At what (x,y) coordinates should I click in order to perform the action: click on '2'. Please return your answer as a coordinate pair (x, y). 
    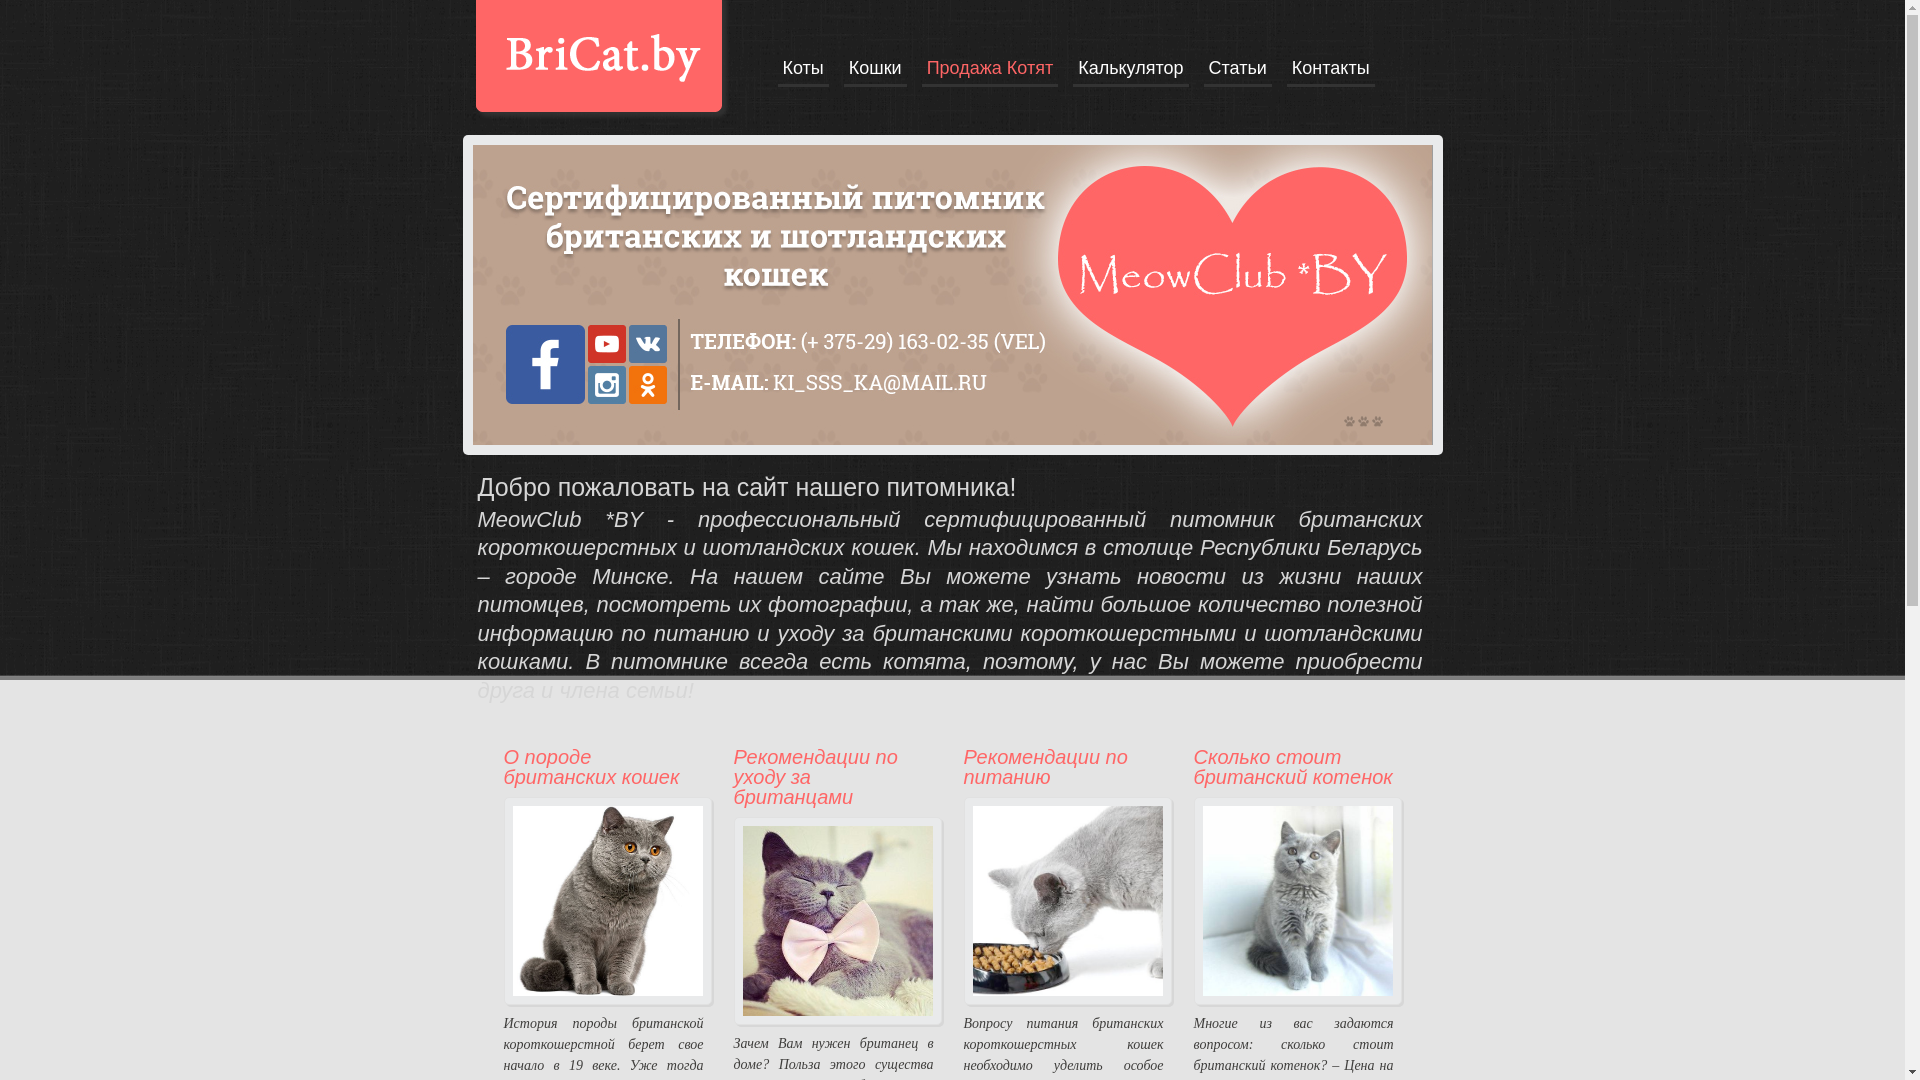
    Looking at the image, I should click on (1362, 419).